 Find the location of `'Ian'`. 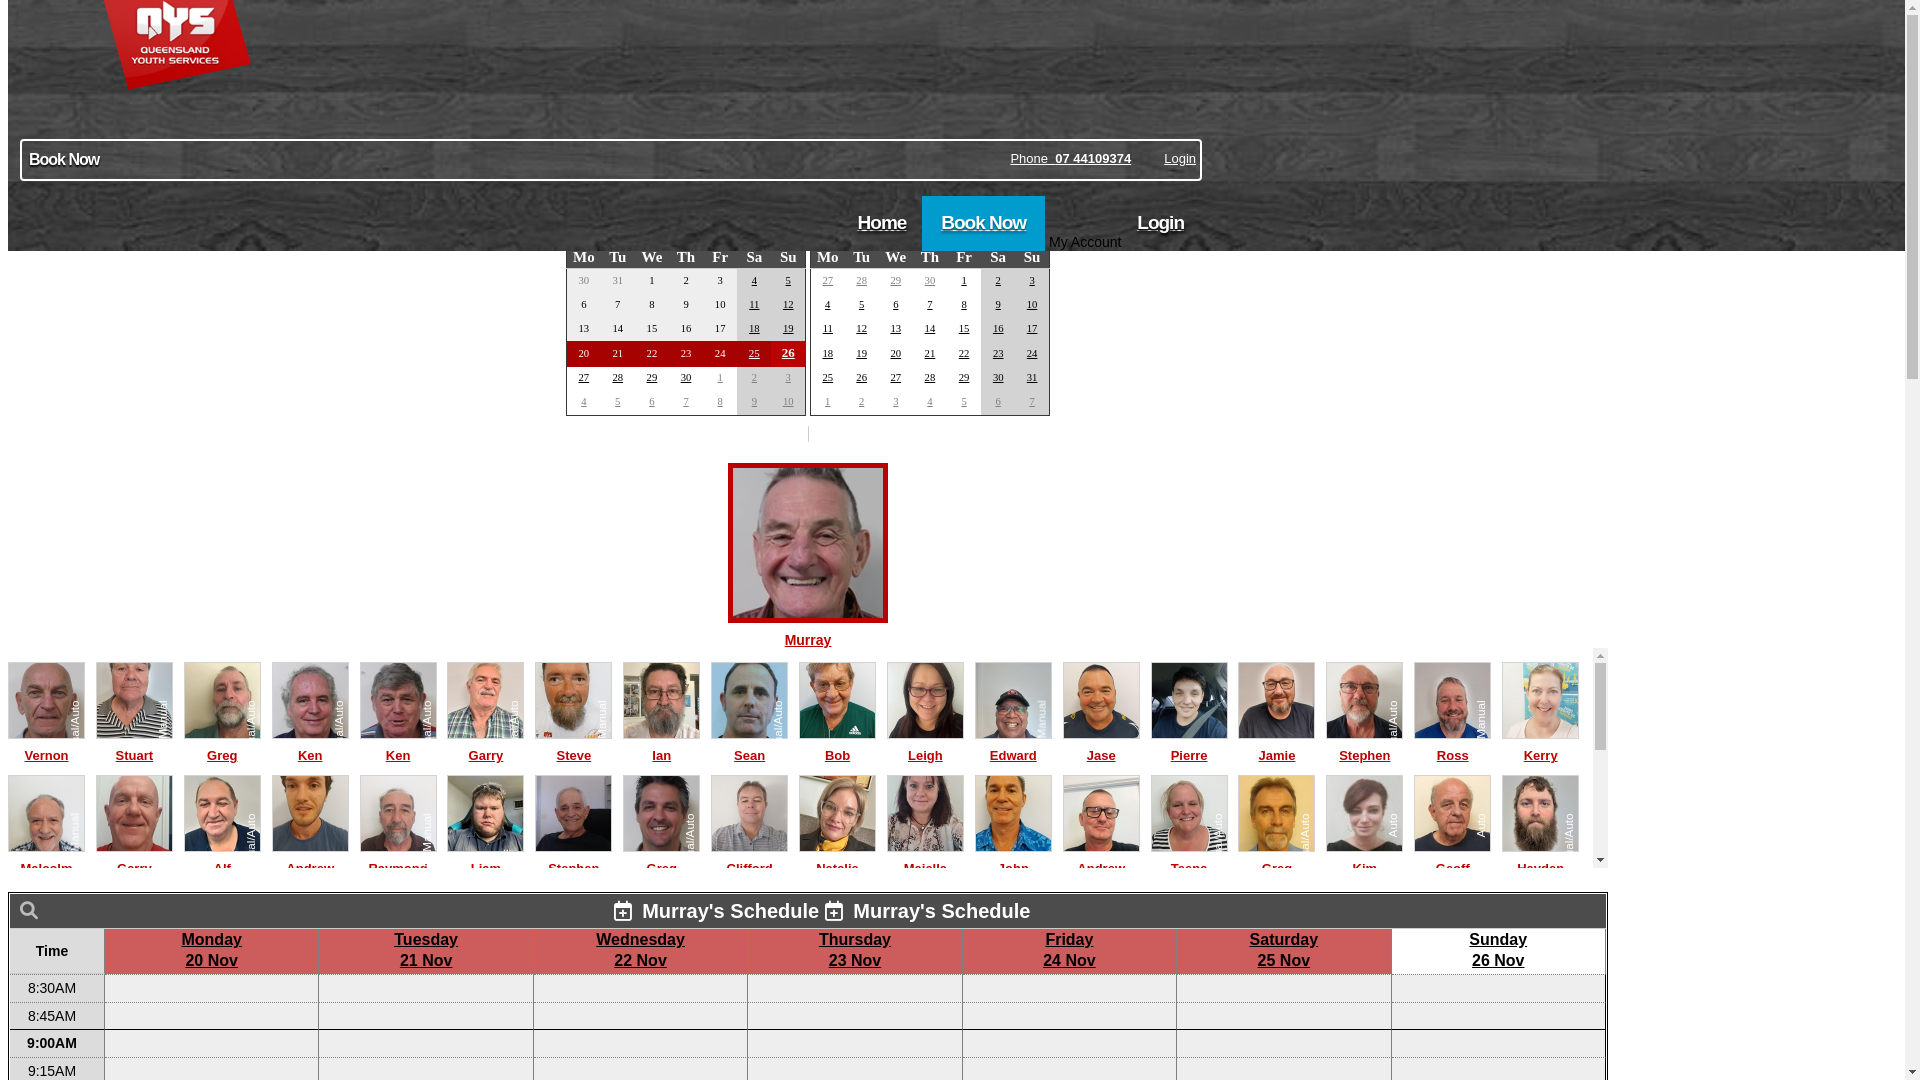

'Ian' is located at coordinates (661, 745).